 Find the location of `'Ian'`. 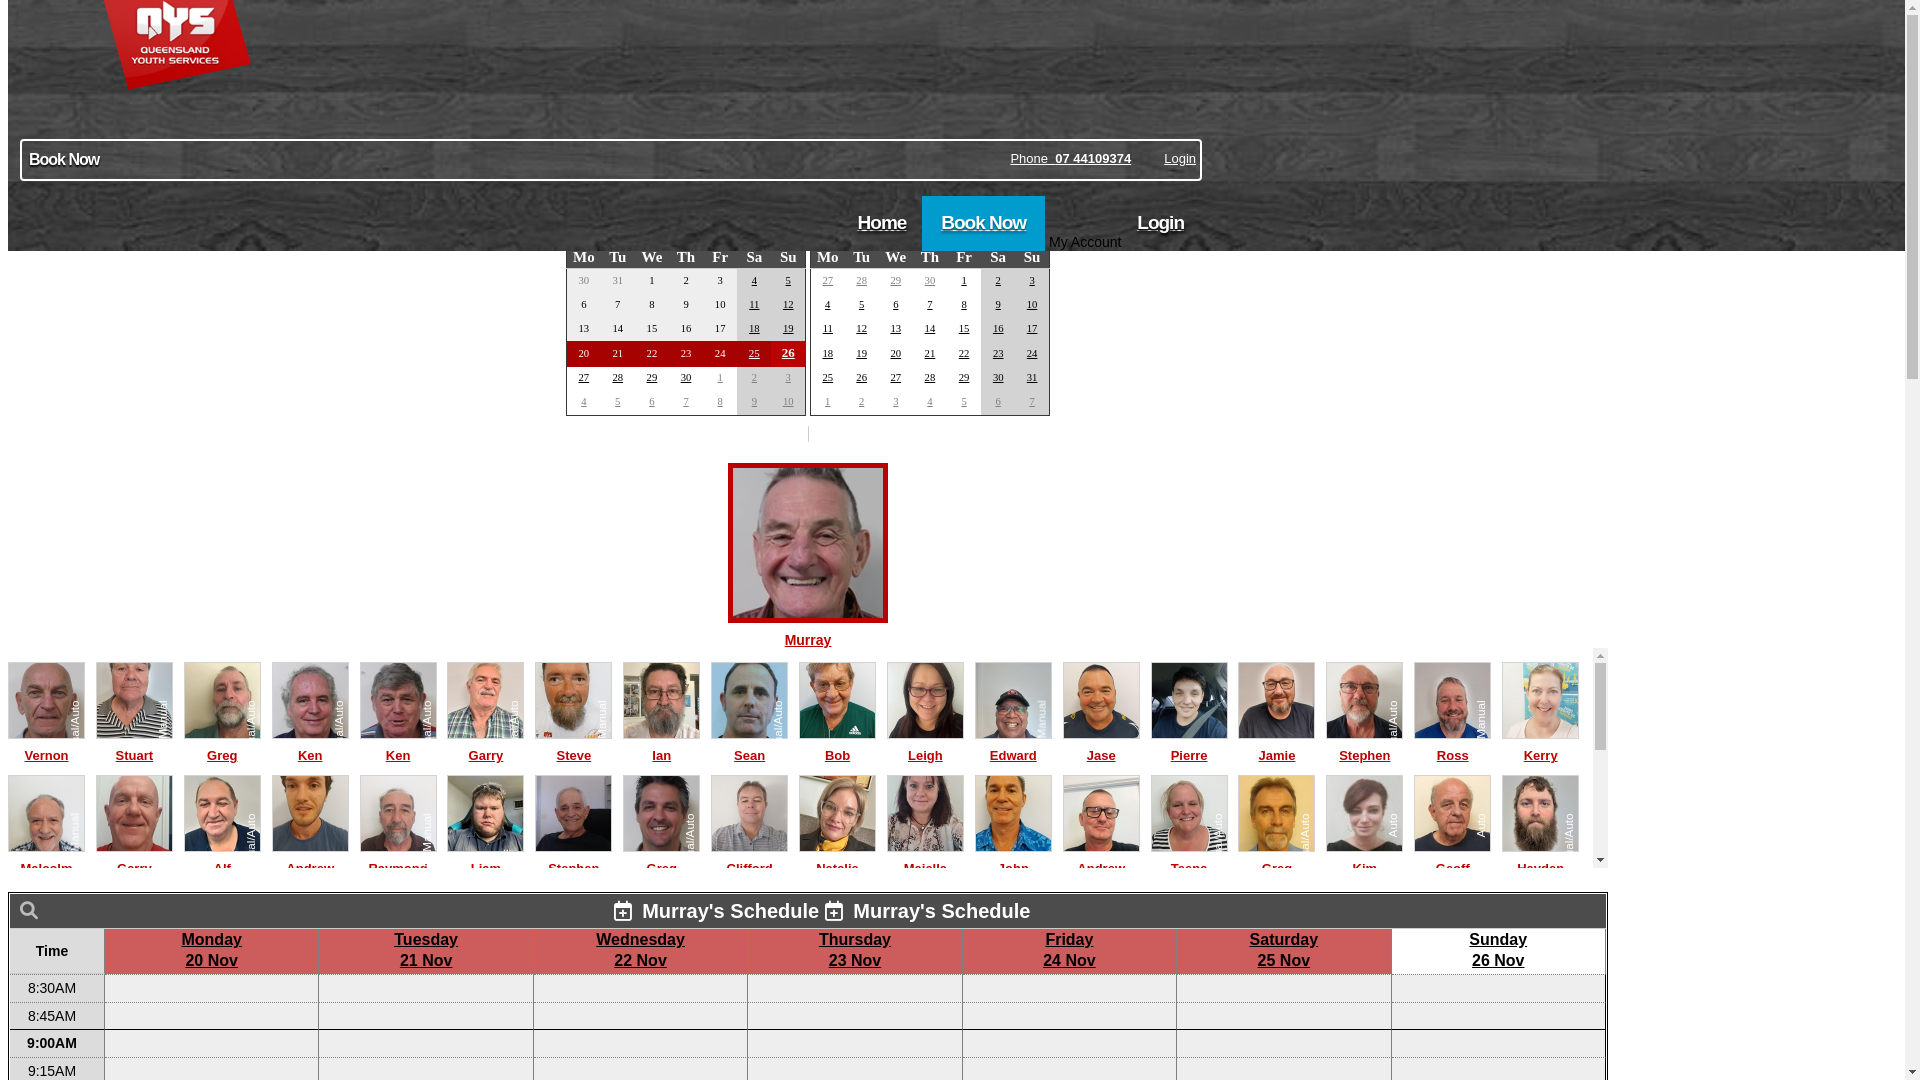

'Ian' is located at coordinates (661, 745).